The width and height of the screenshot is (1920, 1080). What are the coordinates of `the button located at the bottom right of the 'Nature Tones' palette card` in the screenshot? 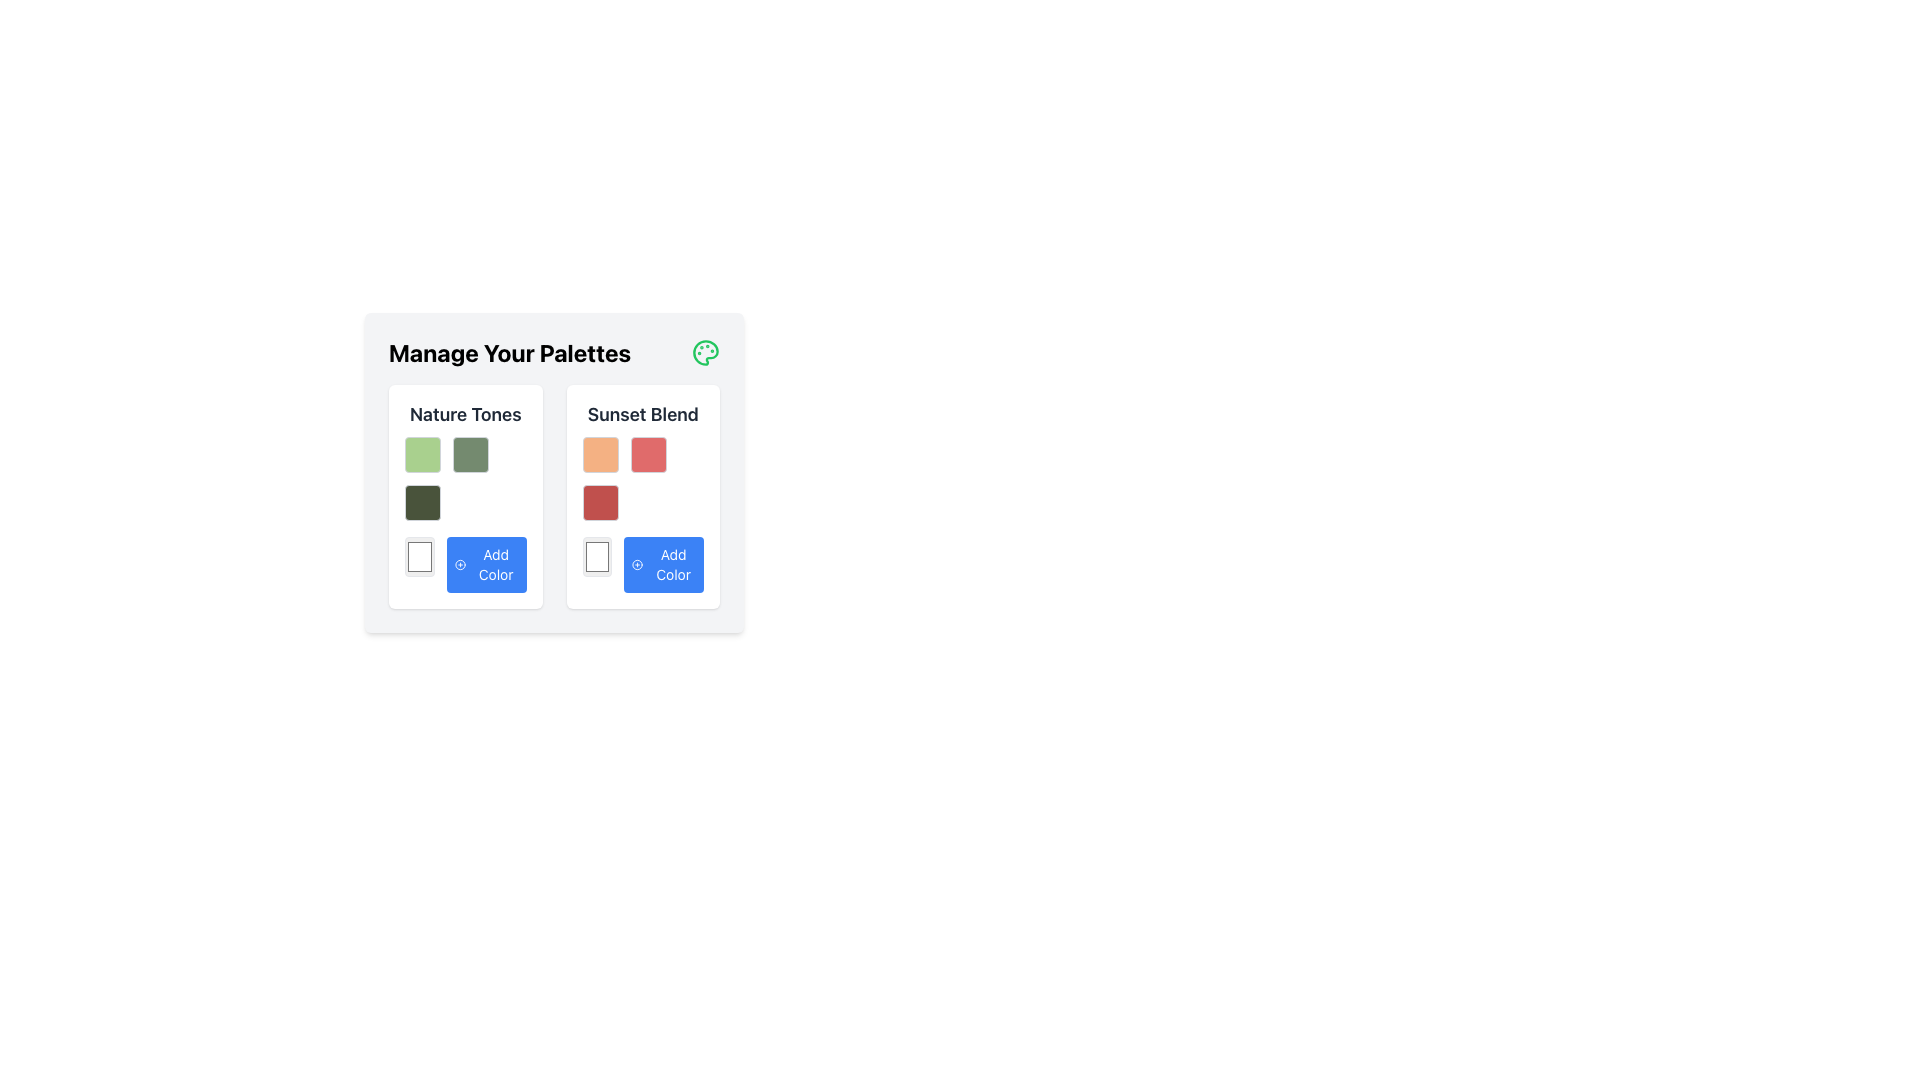 It's located at (464, 564).